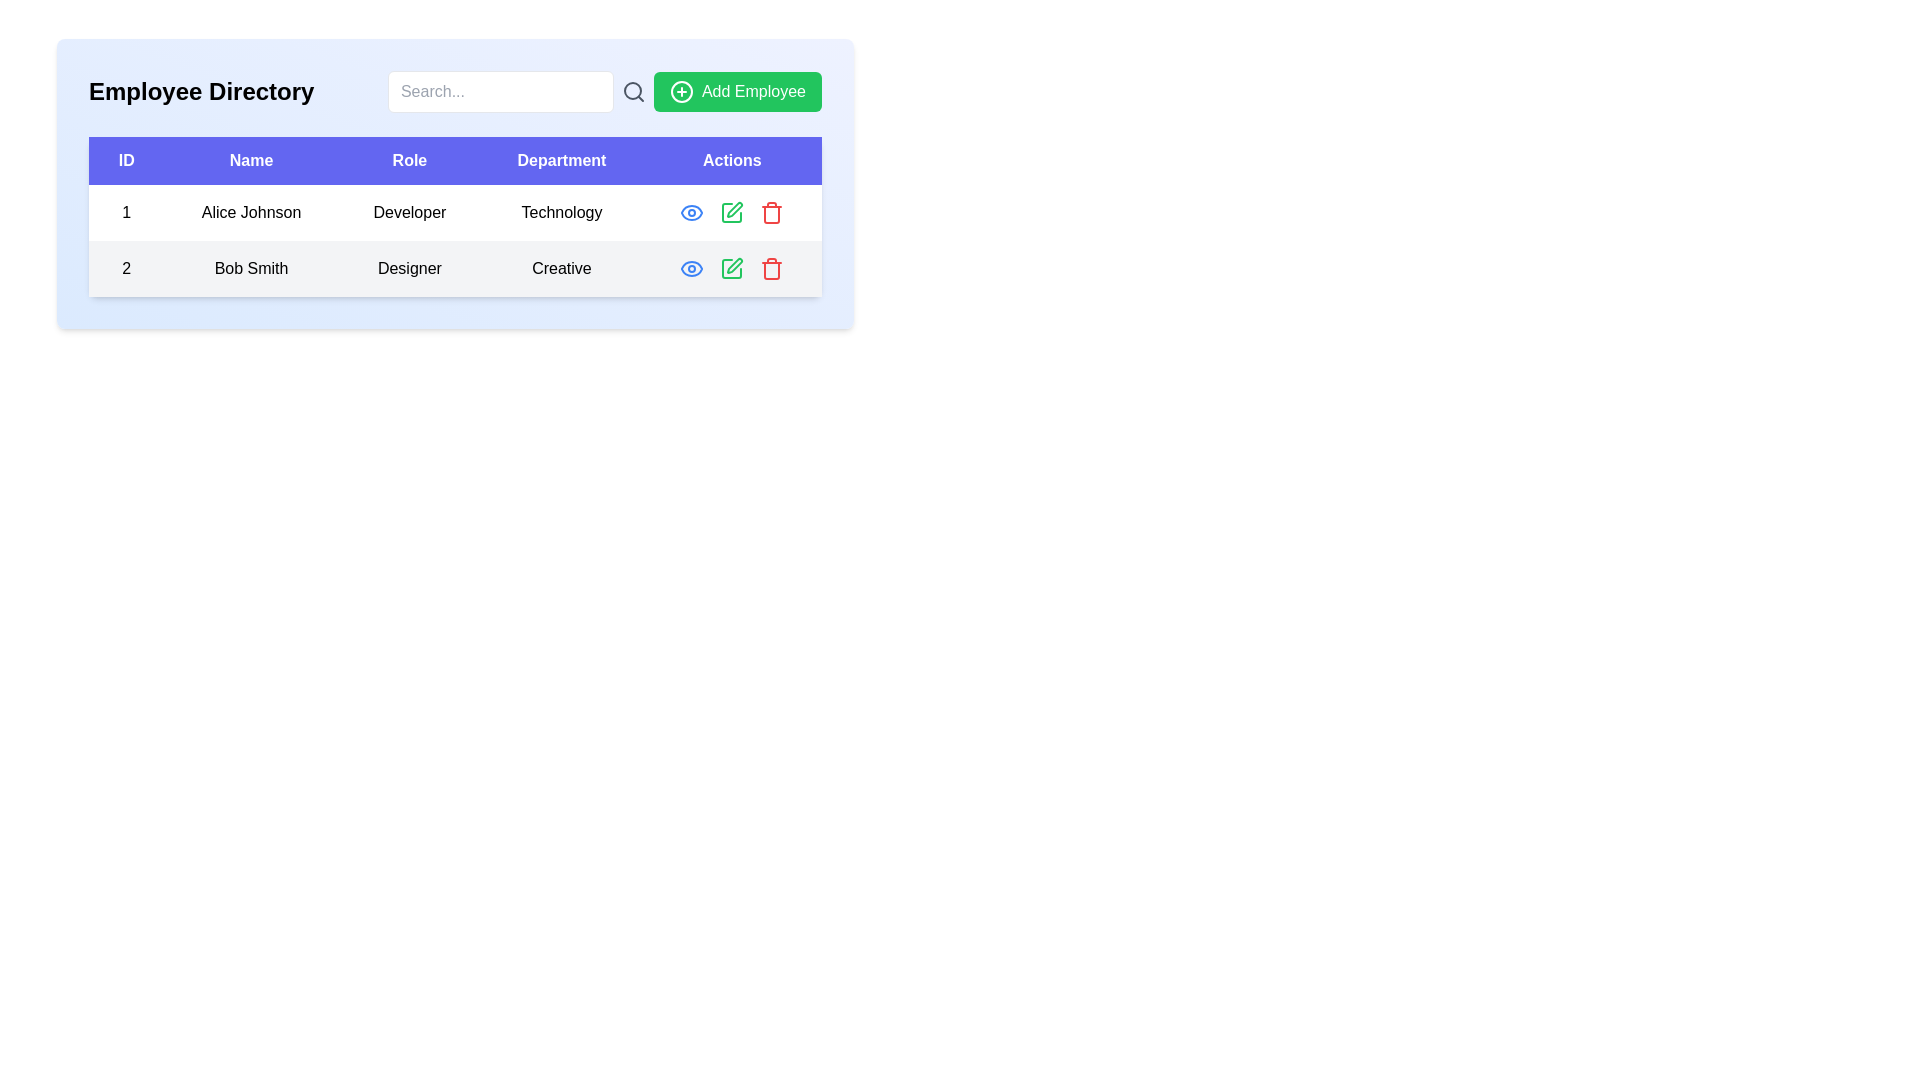 This screenshot has width=1920, height=1080. What do you see at coordinates (731, 268) in the screenshot?
I see `the green pen square icon in the 'Actions' column of the second row in the 'Employee Directory' table` at bounding box center [731, 268].